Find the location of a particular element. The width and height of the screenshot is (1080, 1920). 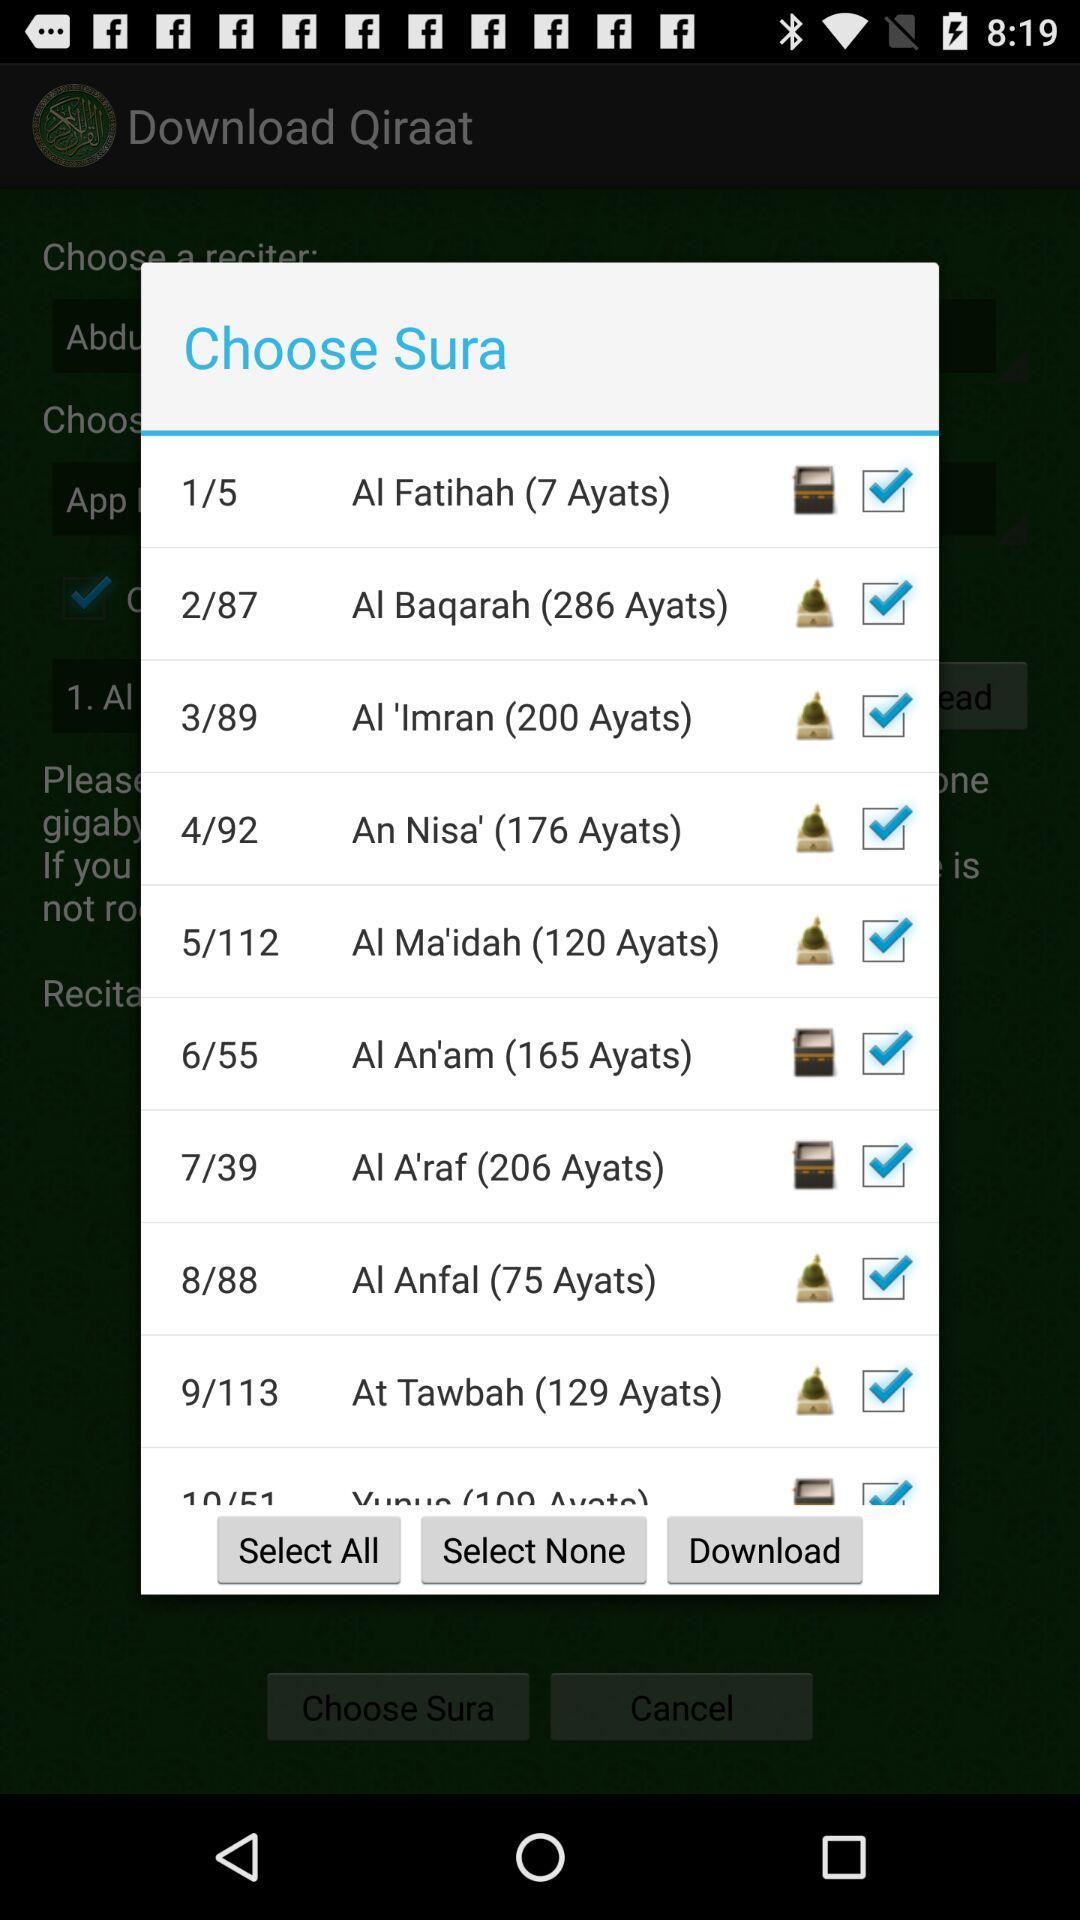

item below 2/87 app is located at coordinates (252, 716).